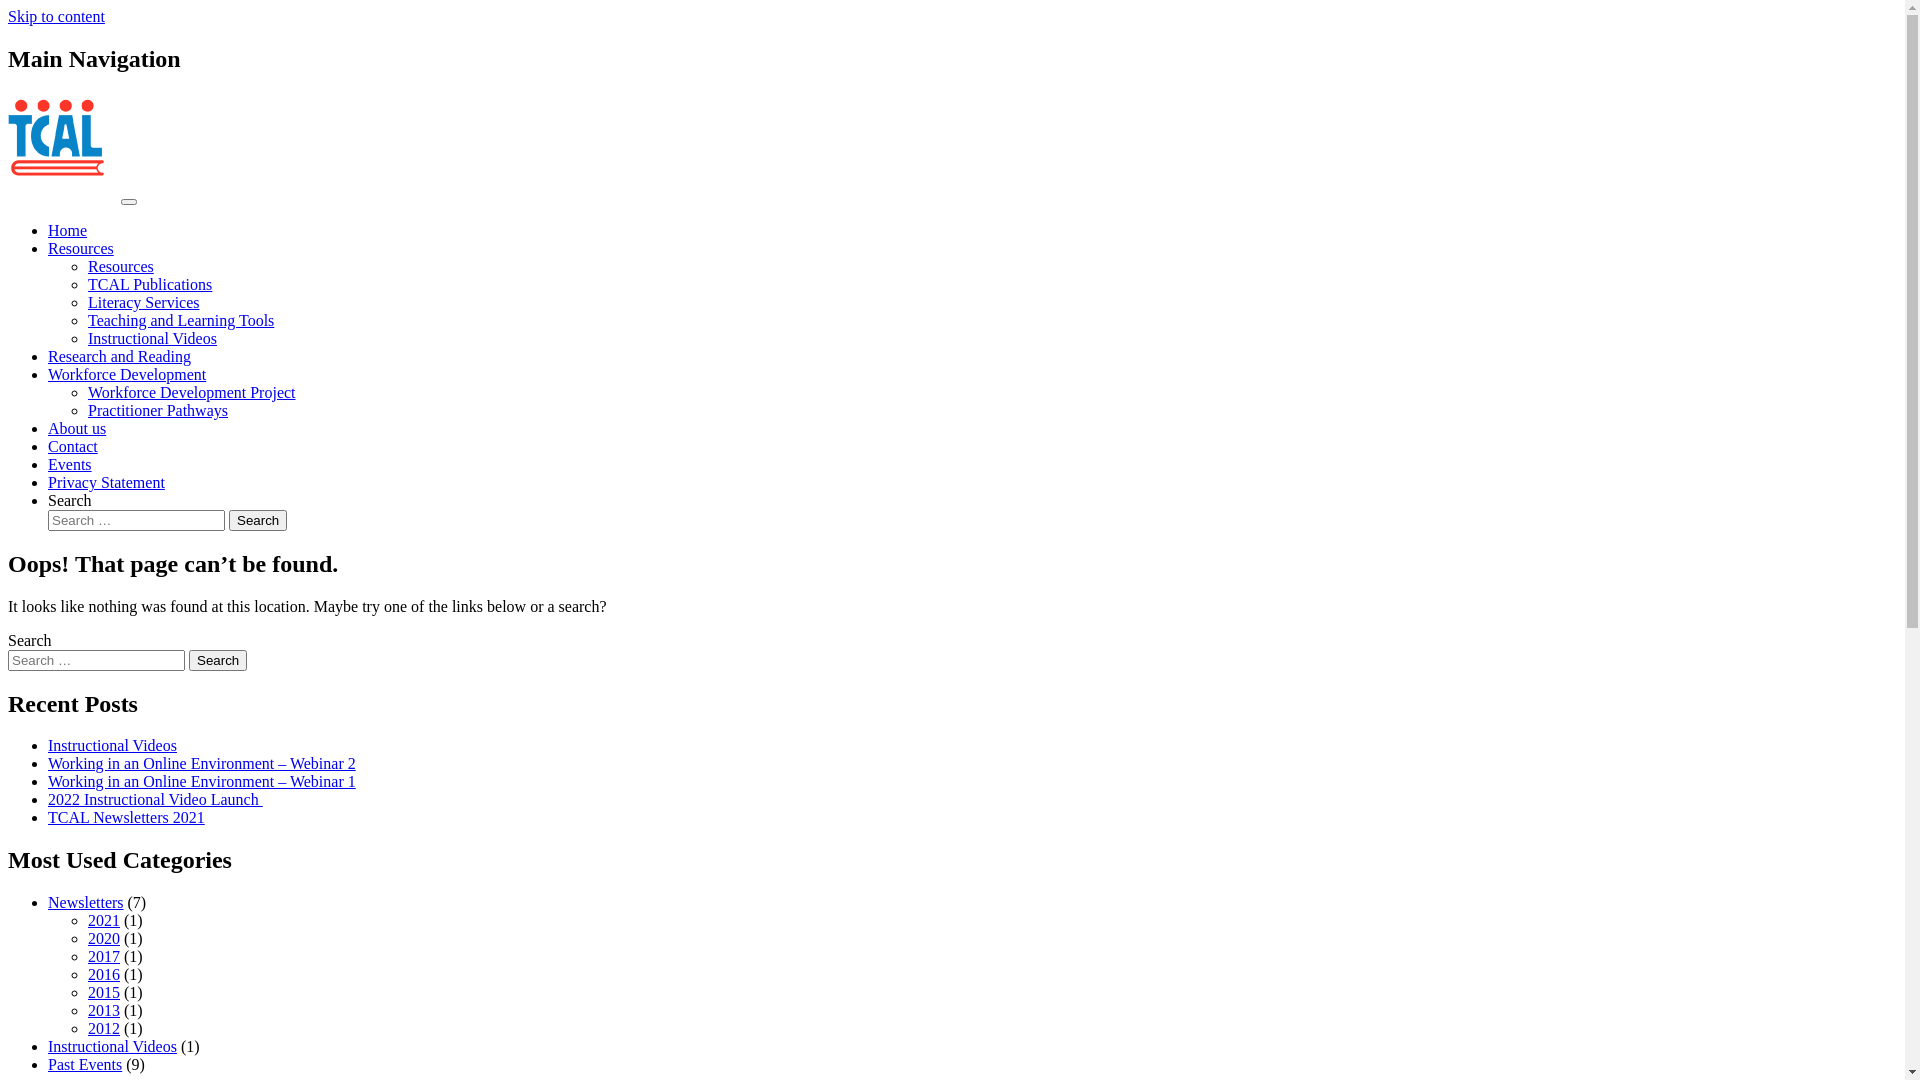 This screenshot has width=1920, height=1080. What do you see at coordinates (105, 482) in the screenshot?
I see `'Privacy Statement'` at bounding box center [105, 482].